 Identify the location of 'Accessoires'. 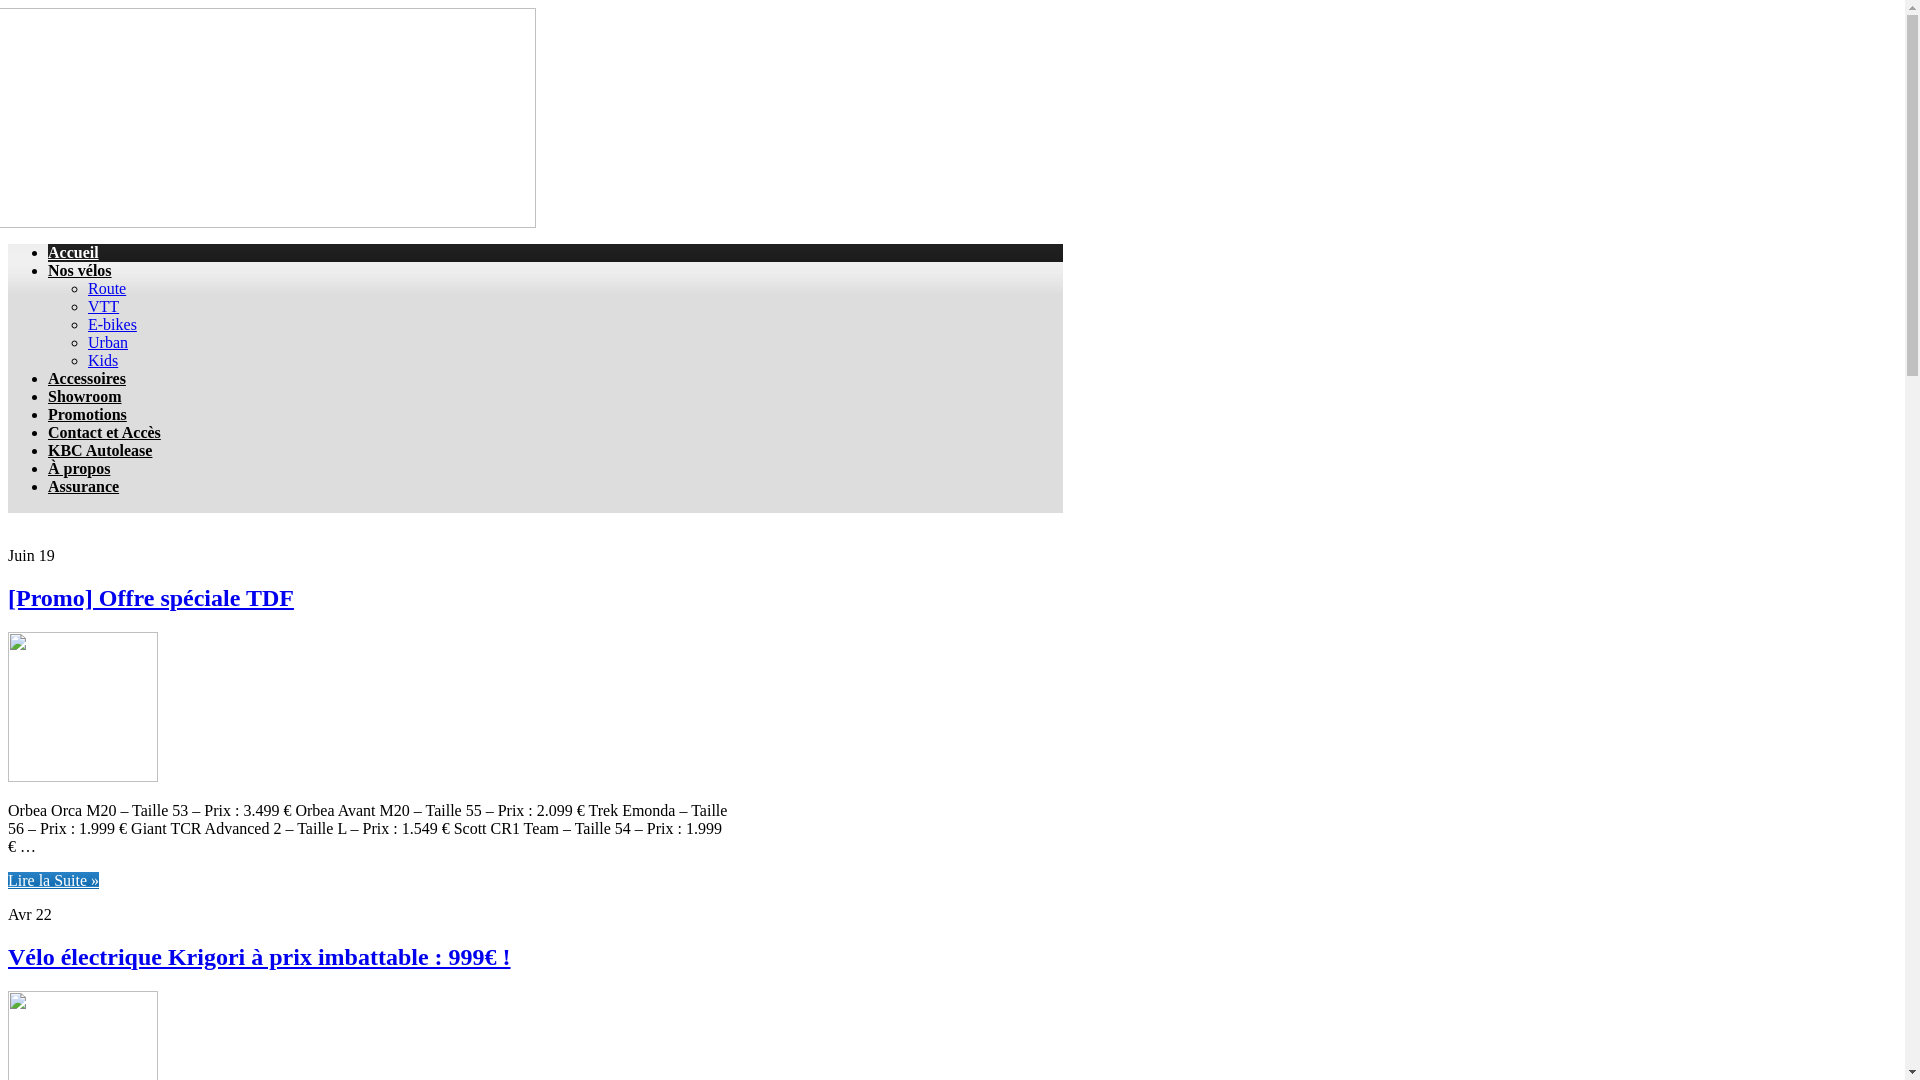
(85, 378).